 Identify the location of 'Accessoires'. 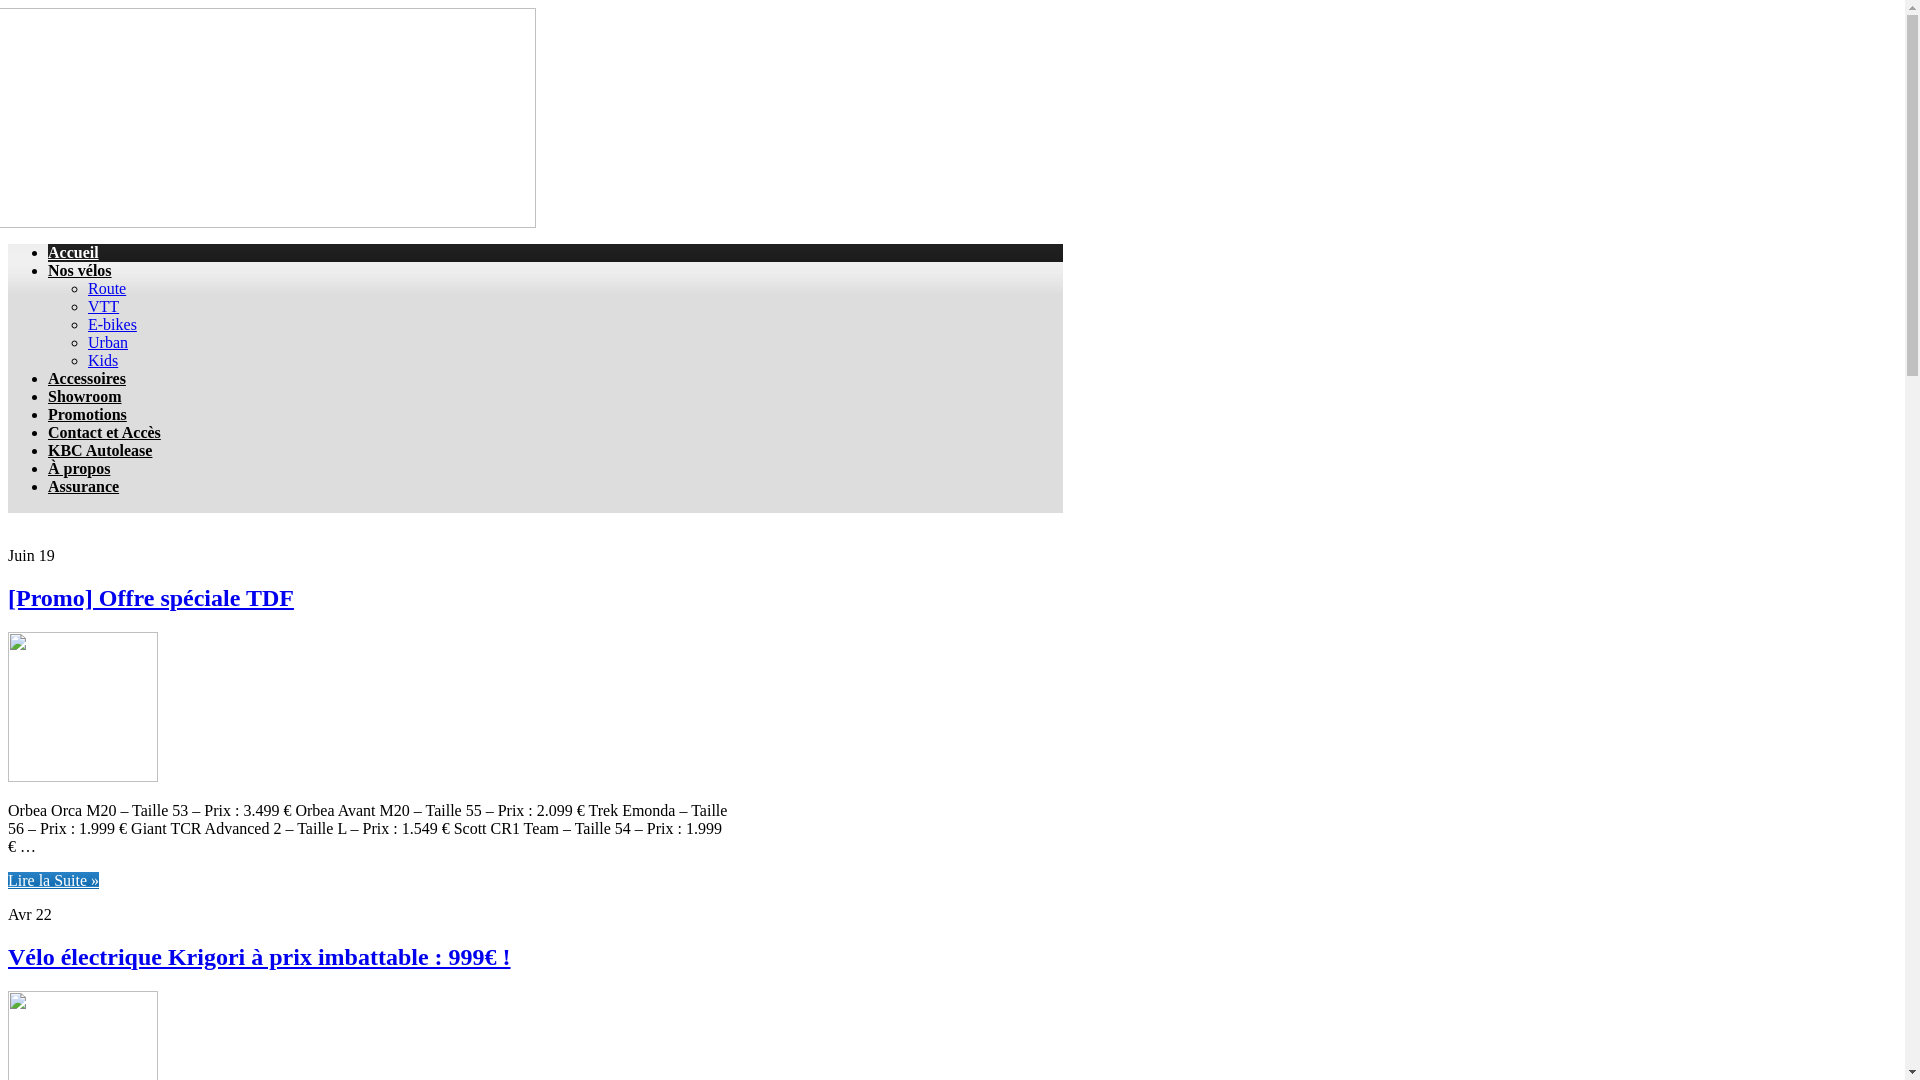
(85, 378).